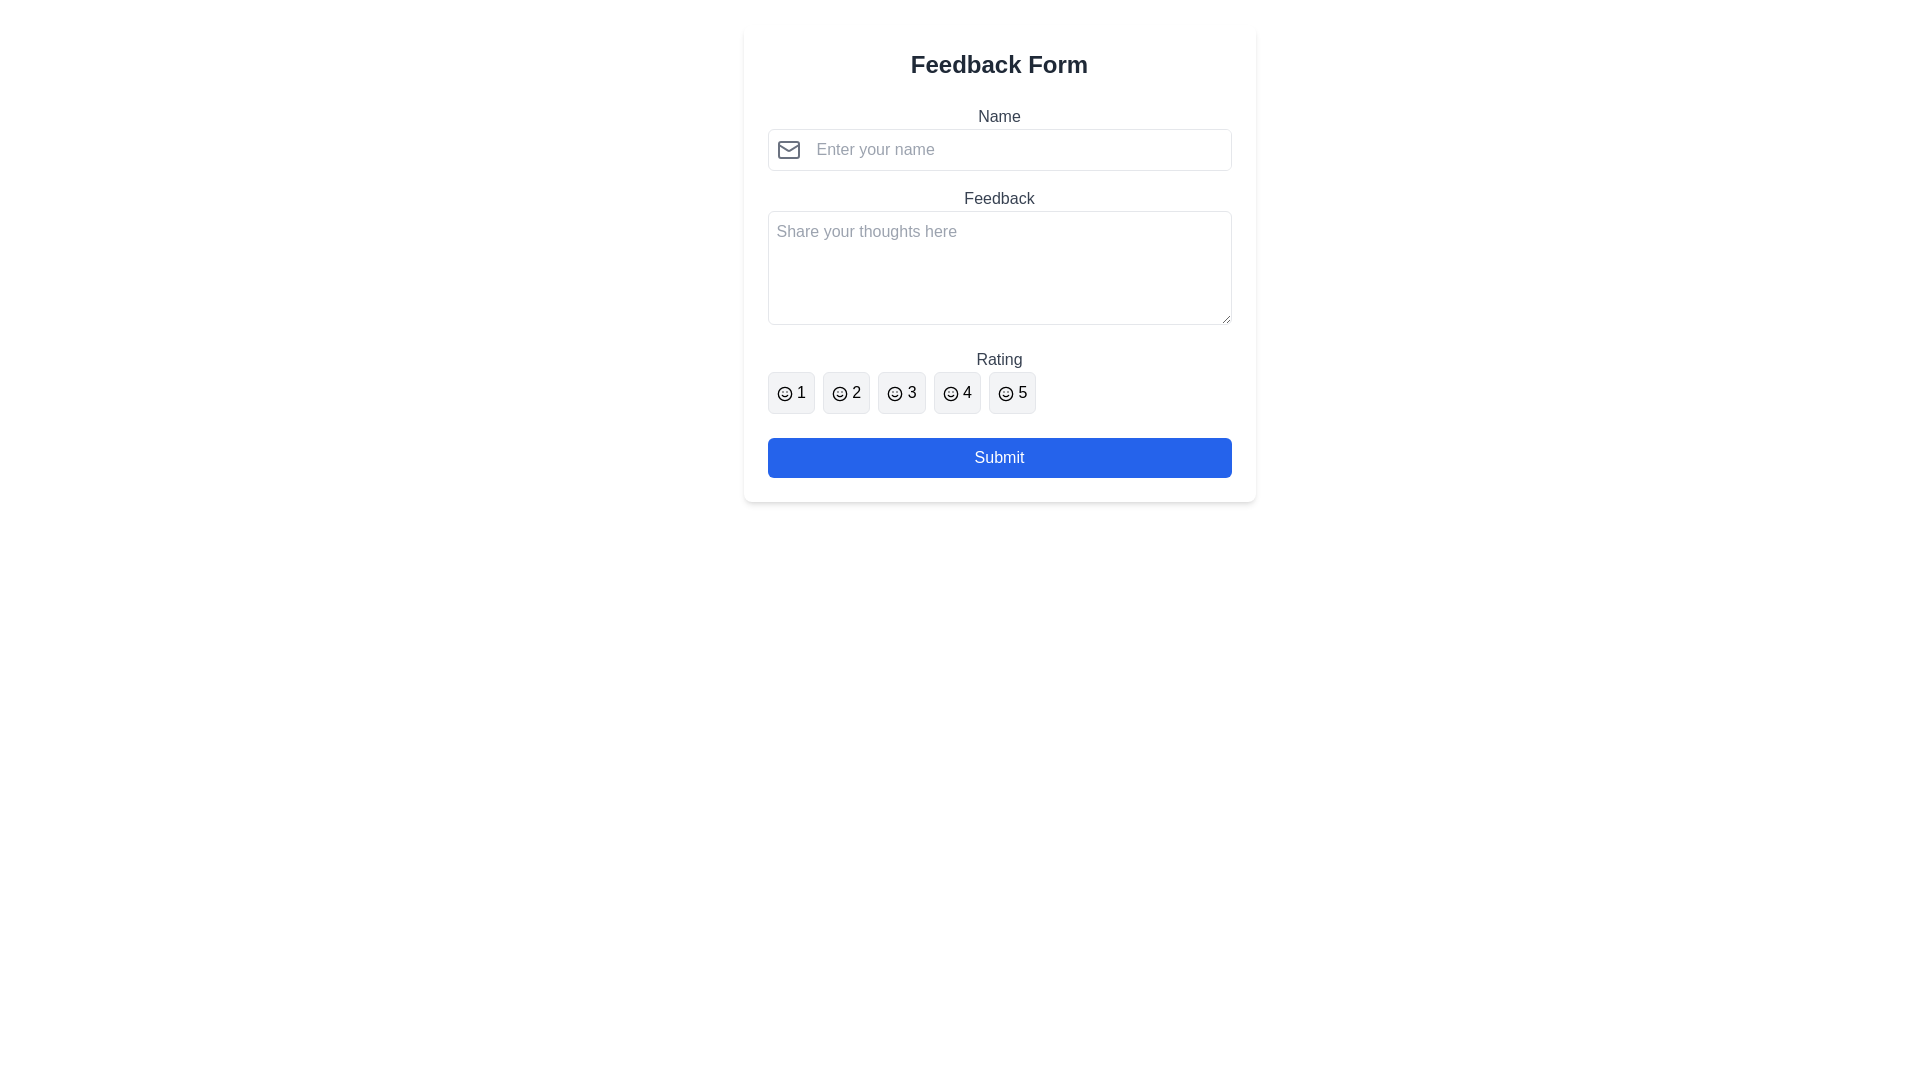 The height and width of the screenshot is (1080, 1920). I want to click on the leftmost smiley face icon on the 'Rating' row in the feedback form, so click(783, 393).